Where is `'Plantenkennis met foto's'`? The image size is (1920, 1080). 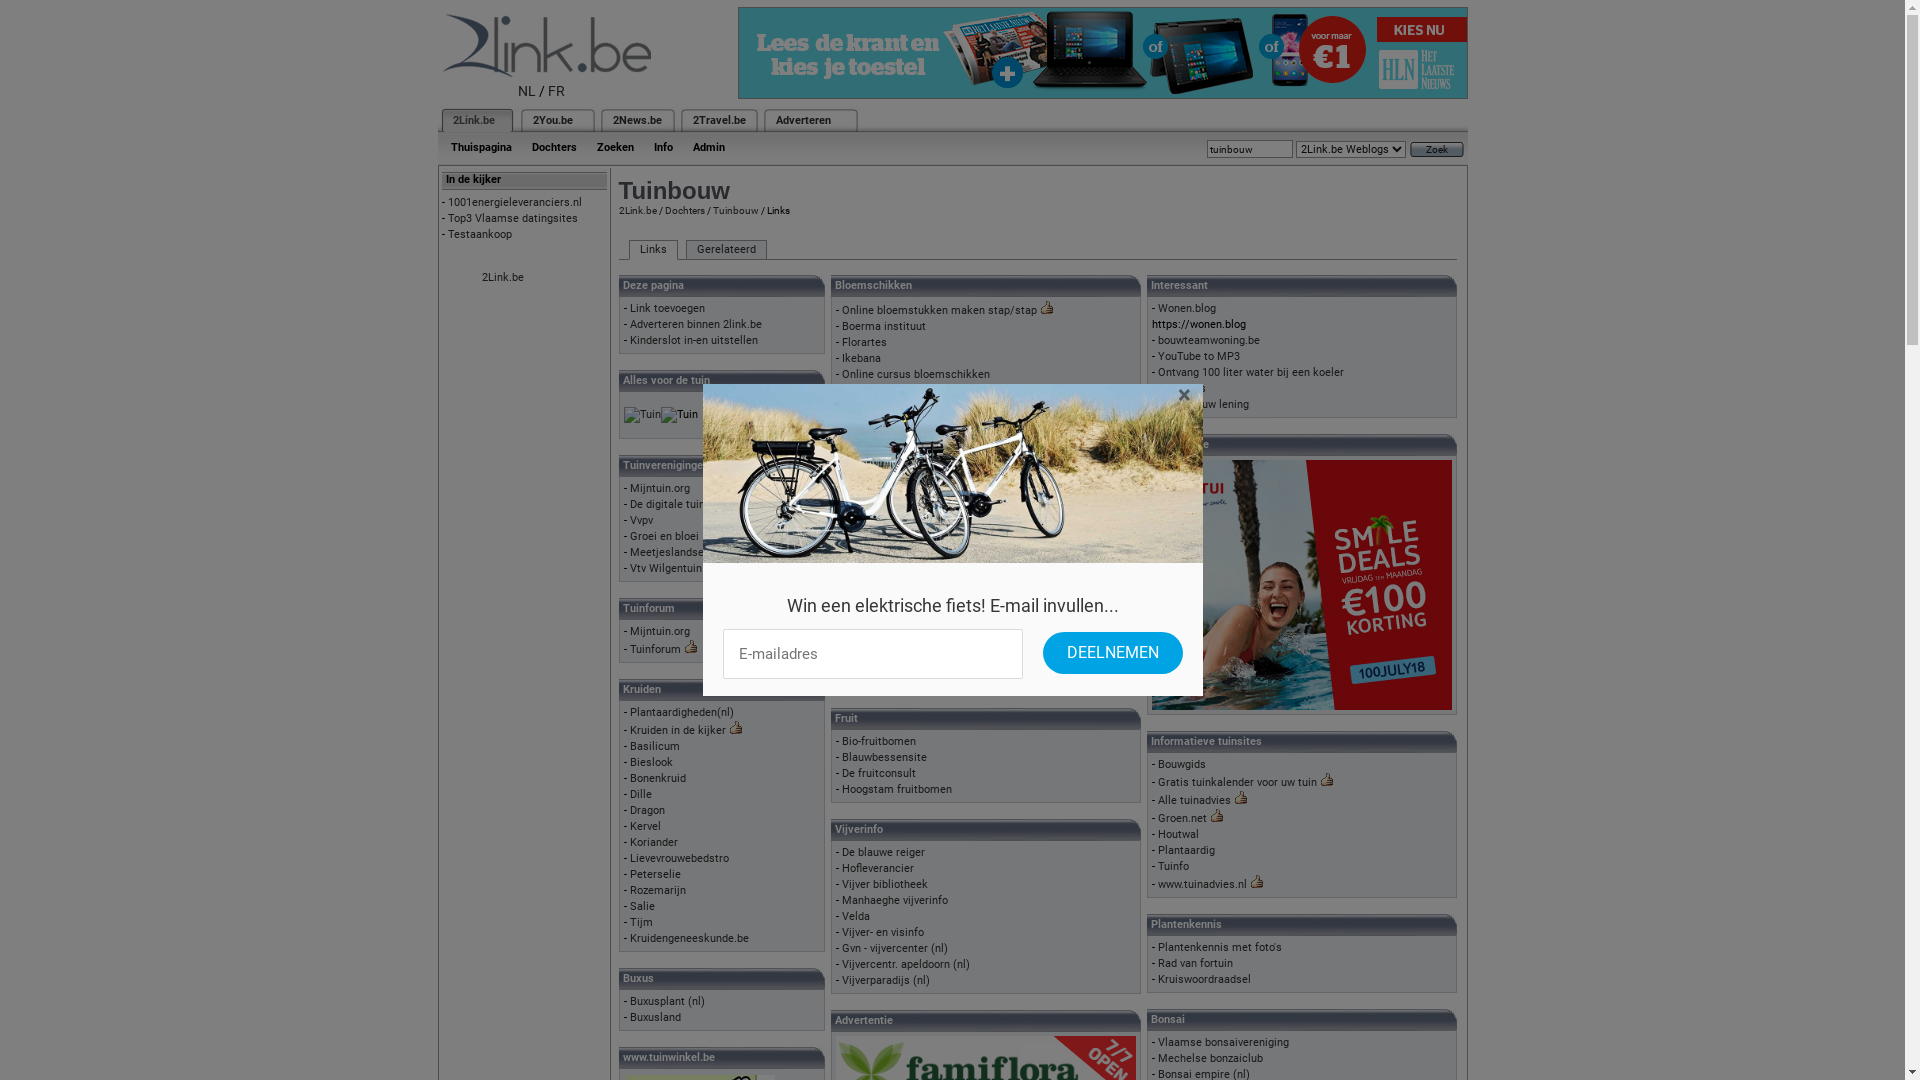 'Plantenkennis met foto's' is located at coordinates (1218, 946).